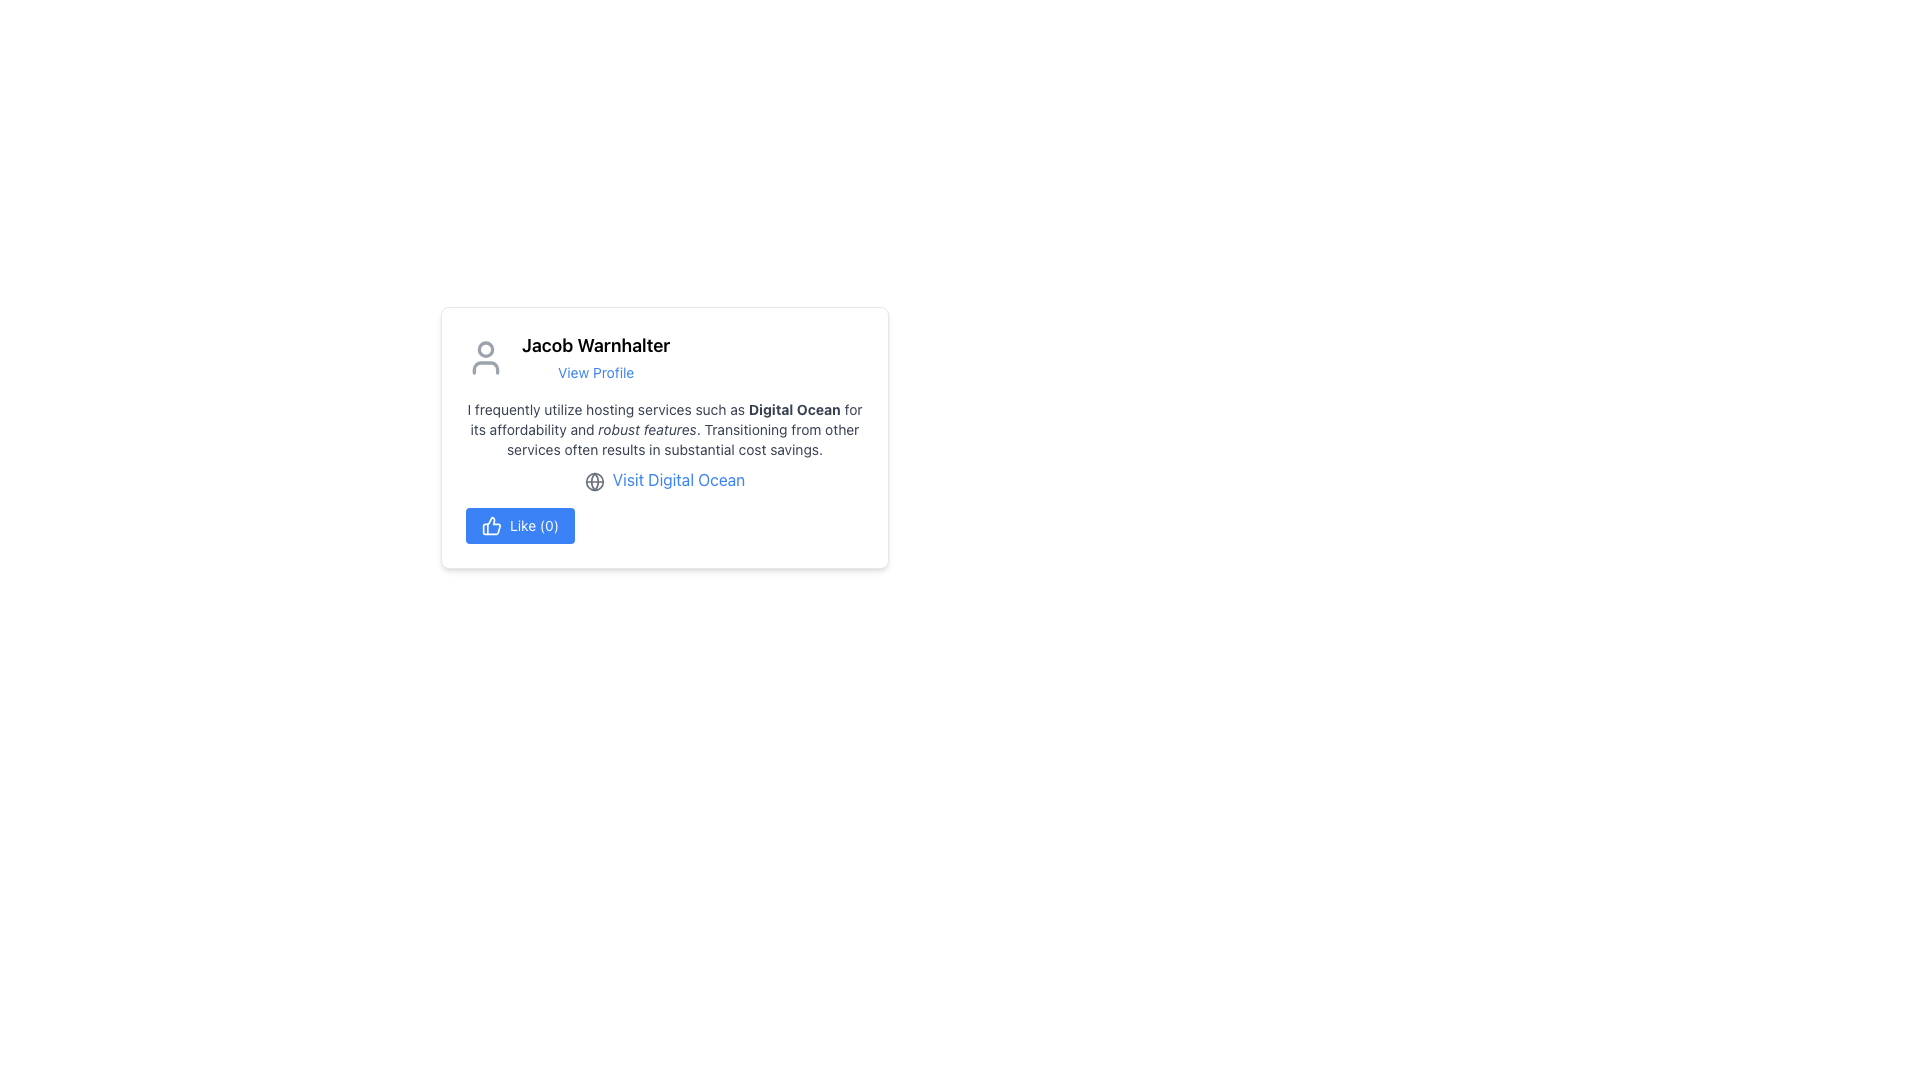 This screenshot has width=1920, height=1080. What do you see at coordinates (593, 481) in the screenshot?
I see `the globe icon that visually represents a global entity, located to the left of the 'Visit Digital Ocean' text within a card-like structure` at bounding box center [593, 481].